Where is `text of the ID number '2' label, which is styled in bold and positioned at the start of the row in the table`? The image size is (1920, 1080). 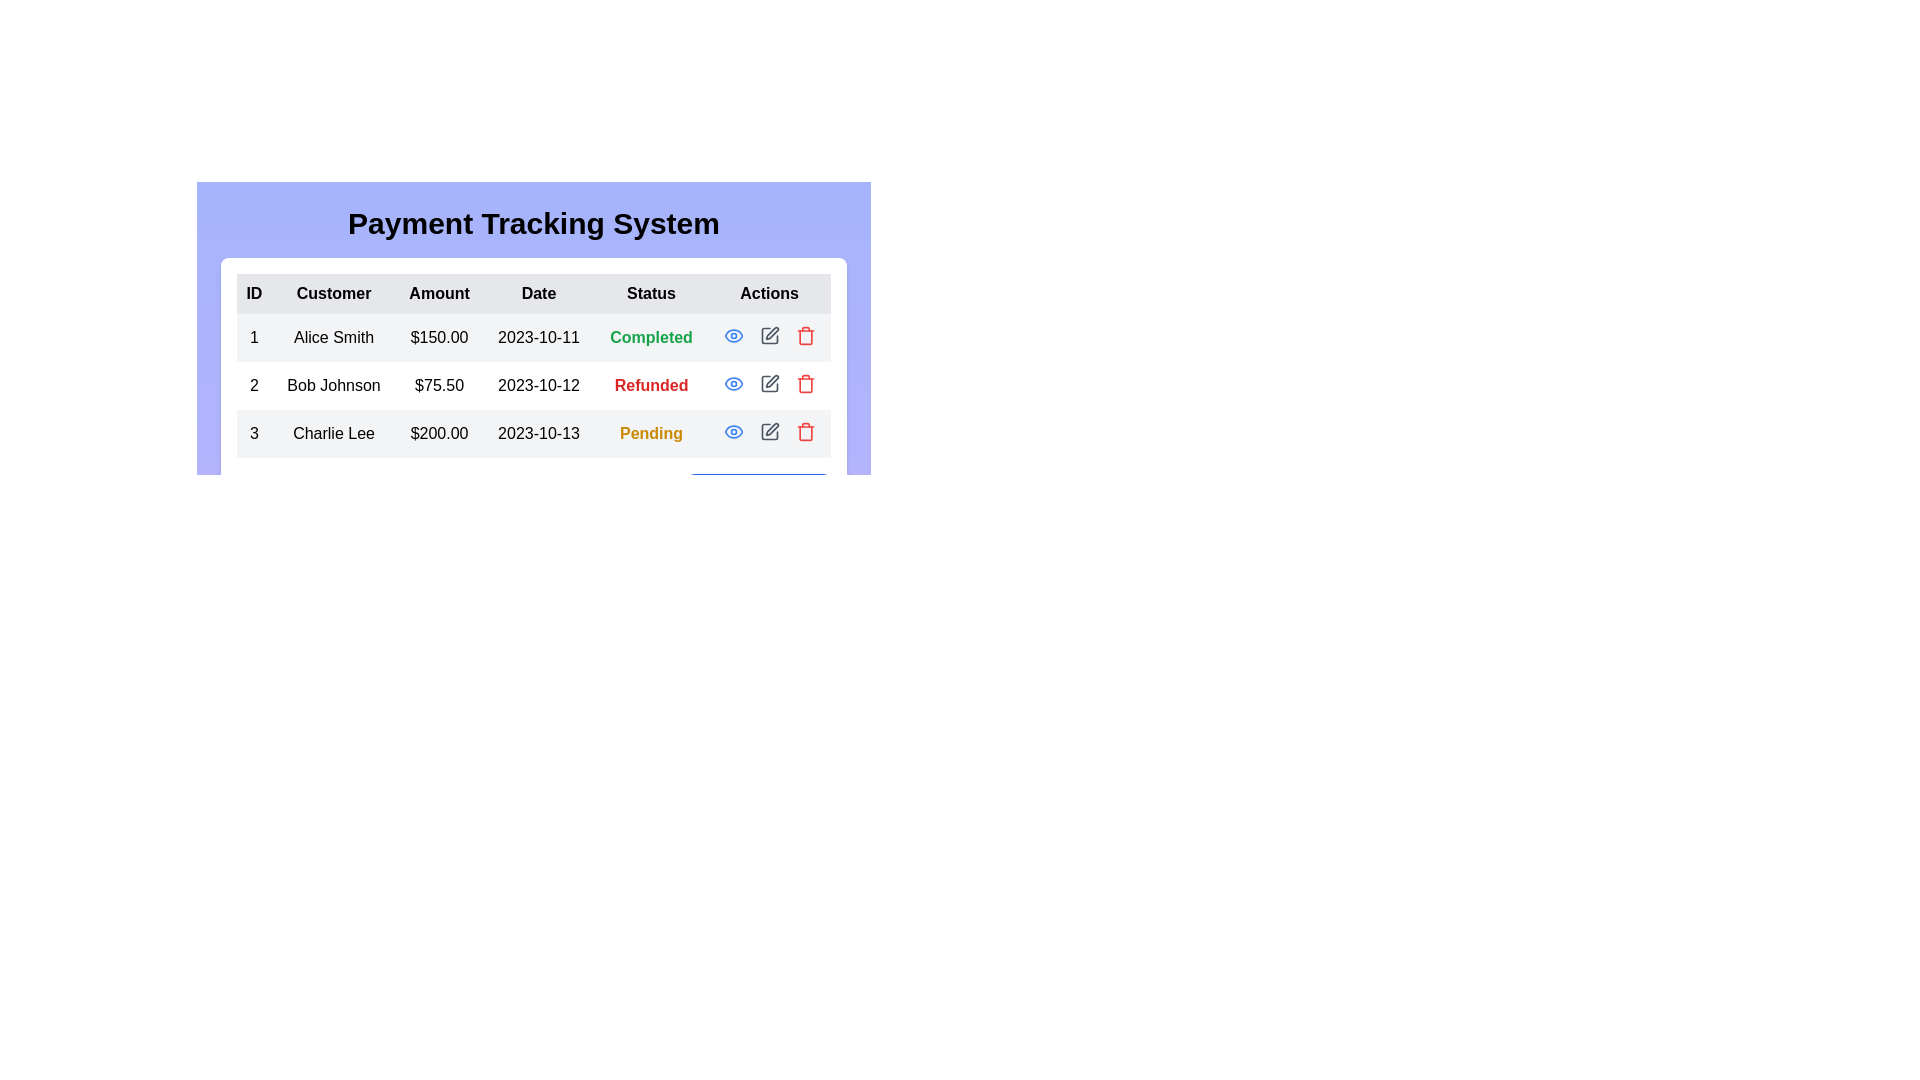 text of the ID number '2' label, which is styled in bold and positioned at the start of the row in the table is located at coordinates (253, 385).